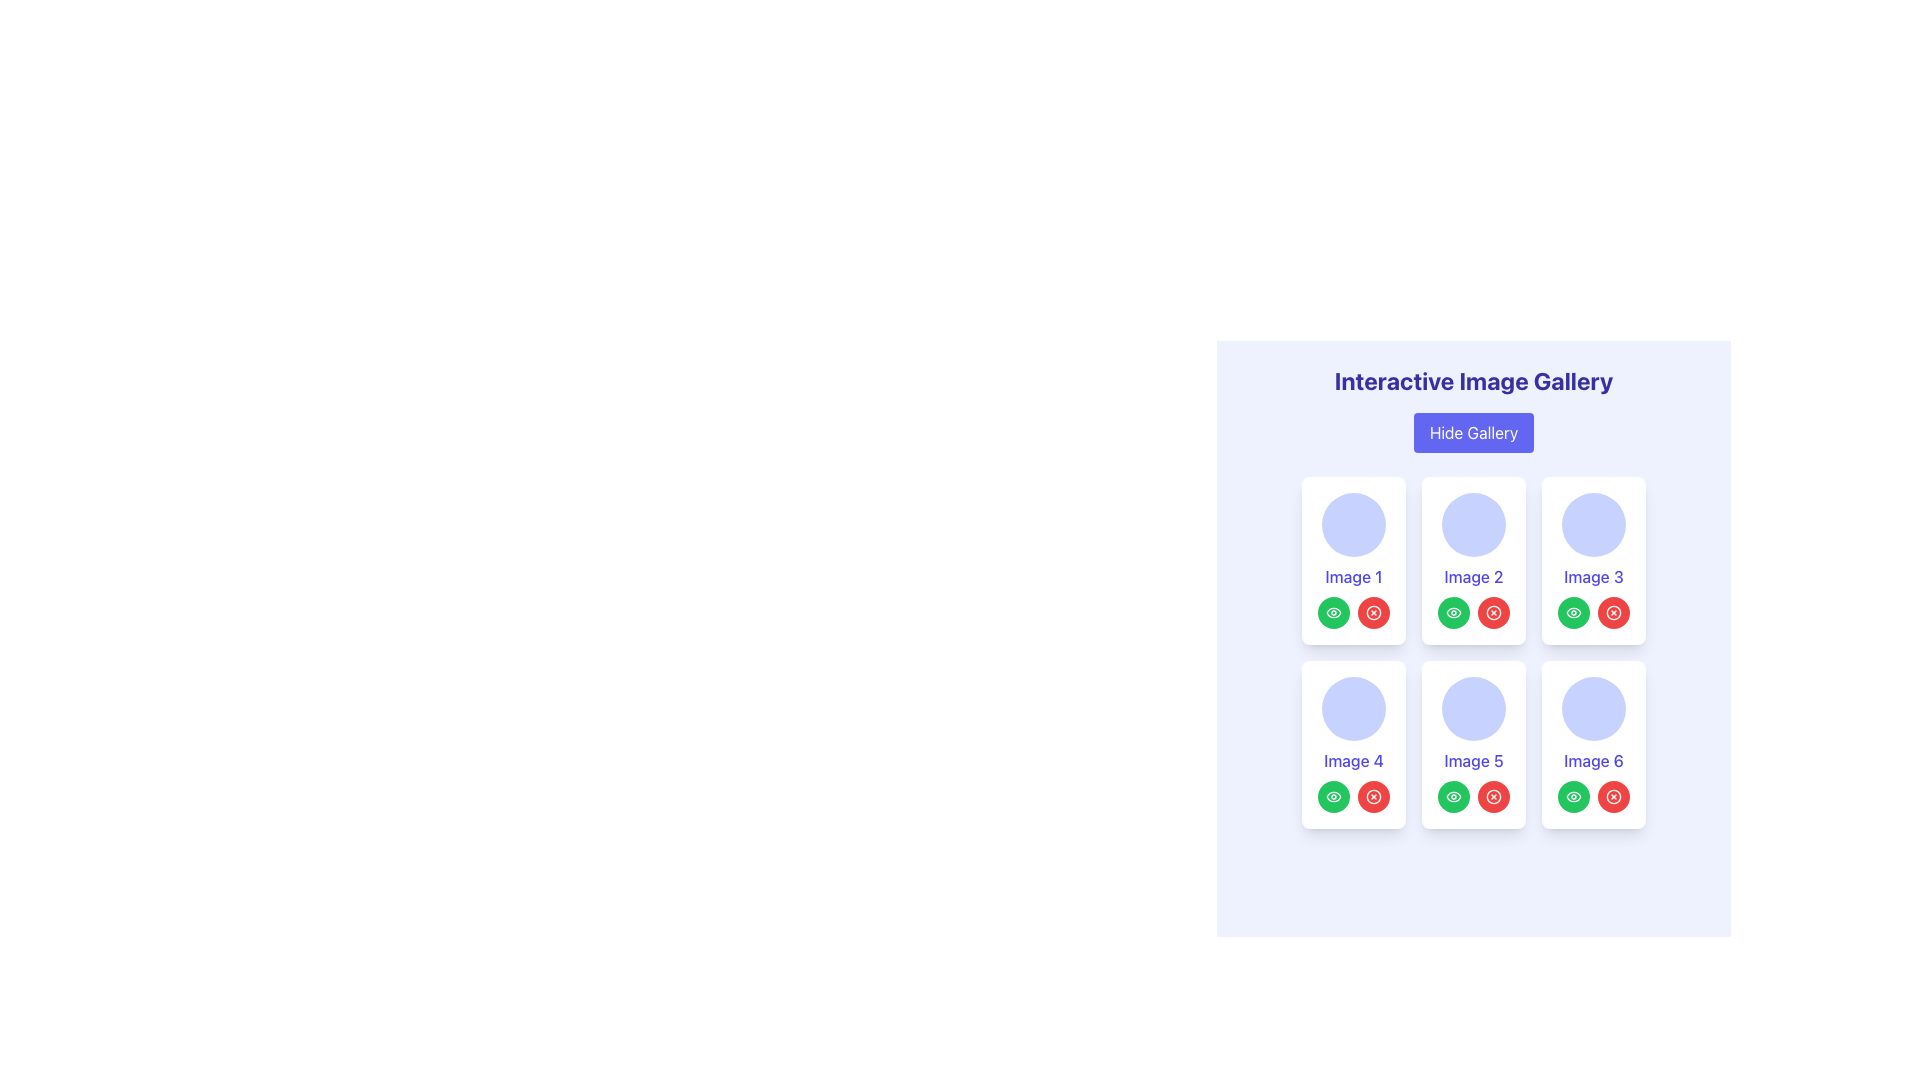 This screenshot has width=1920, height=1080. I want to click on the green circular button with the eye-shaped icon beneath 'Image 5' in the gallery, so click(1454, 612).